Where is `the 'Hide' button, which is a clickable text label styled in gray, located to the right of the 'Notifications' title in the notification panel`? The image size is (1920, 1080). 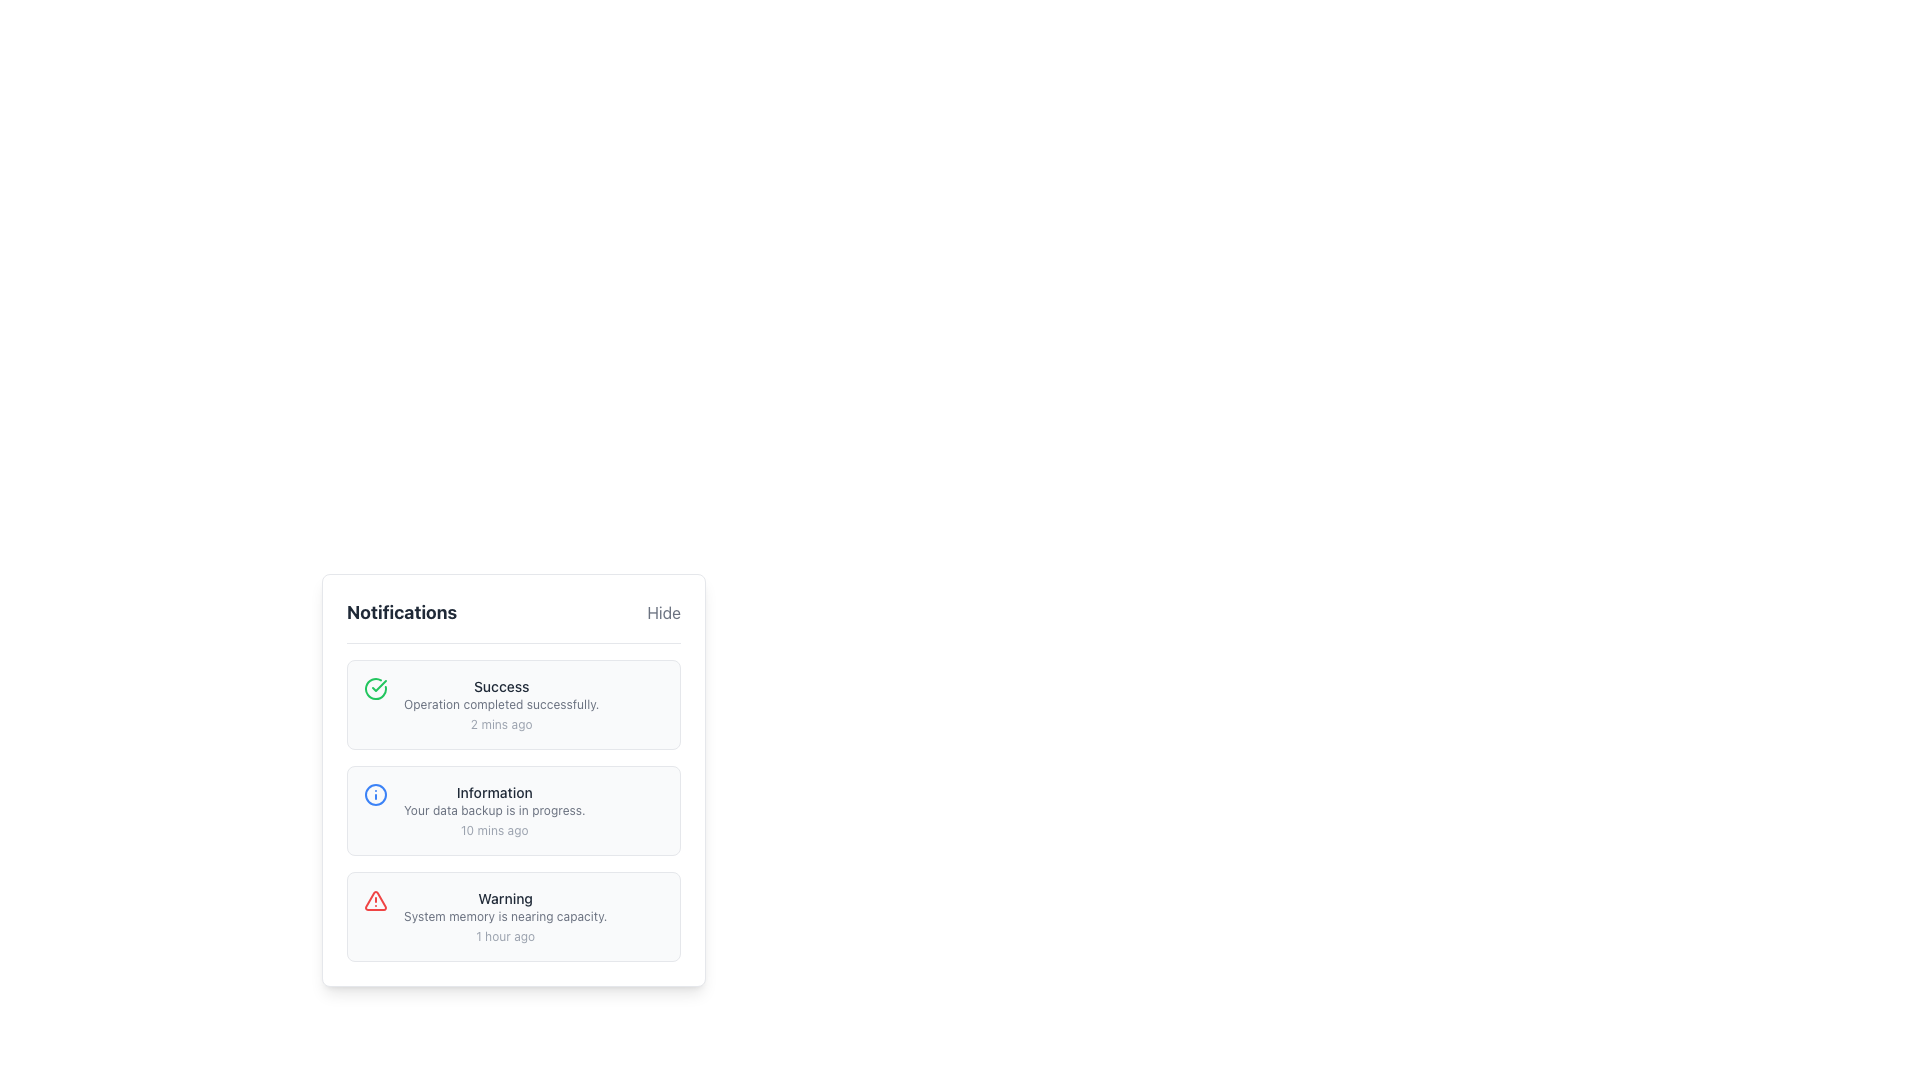
the 'Hide' button, which is a clickable text label styled in gray, located to the right of the 'Notifications' title in the notification panel is located at coordinates (664, 612).